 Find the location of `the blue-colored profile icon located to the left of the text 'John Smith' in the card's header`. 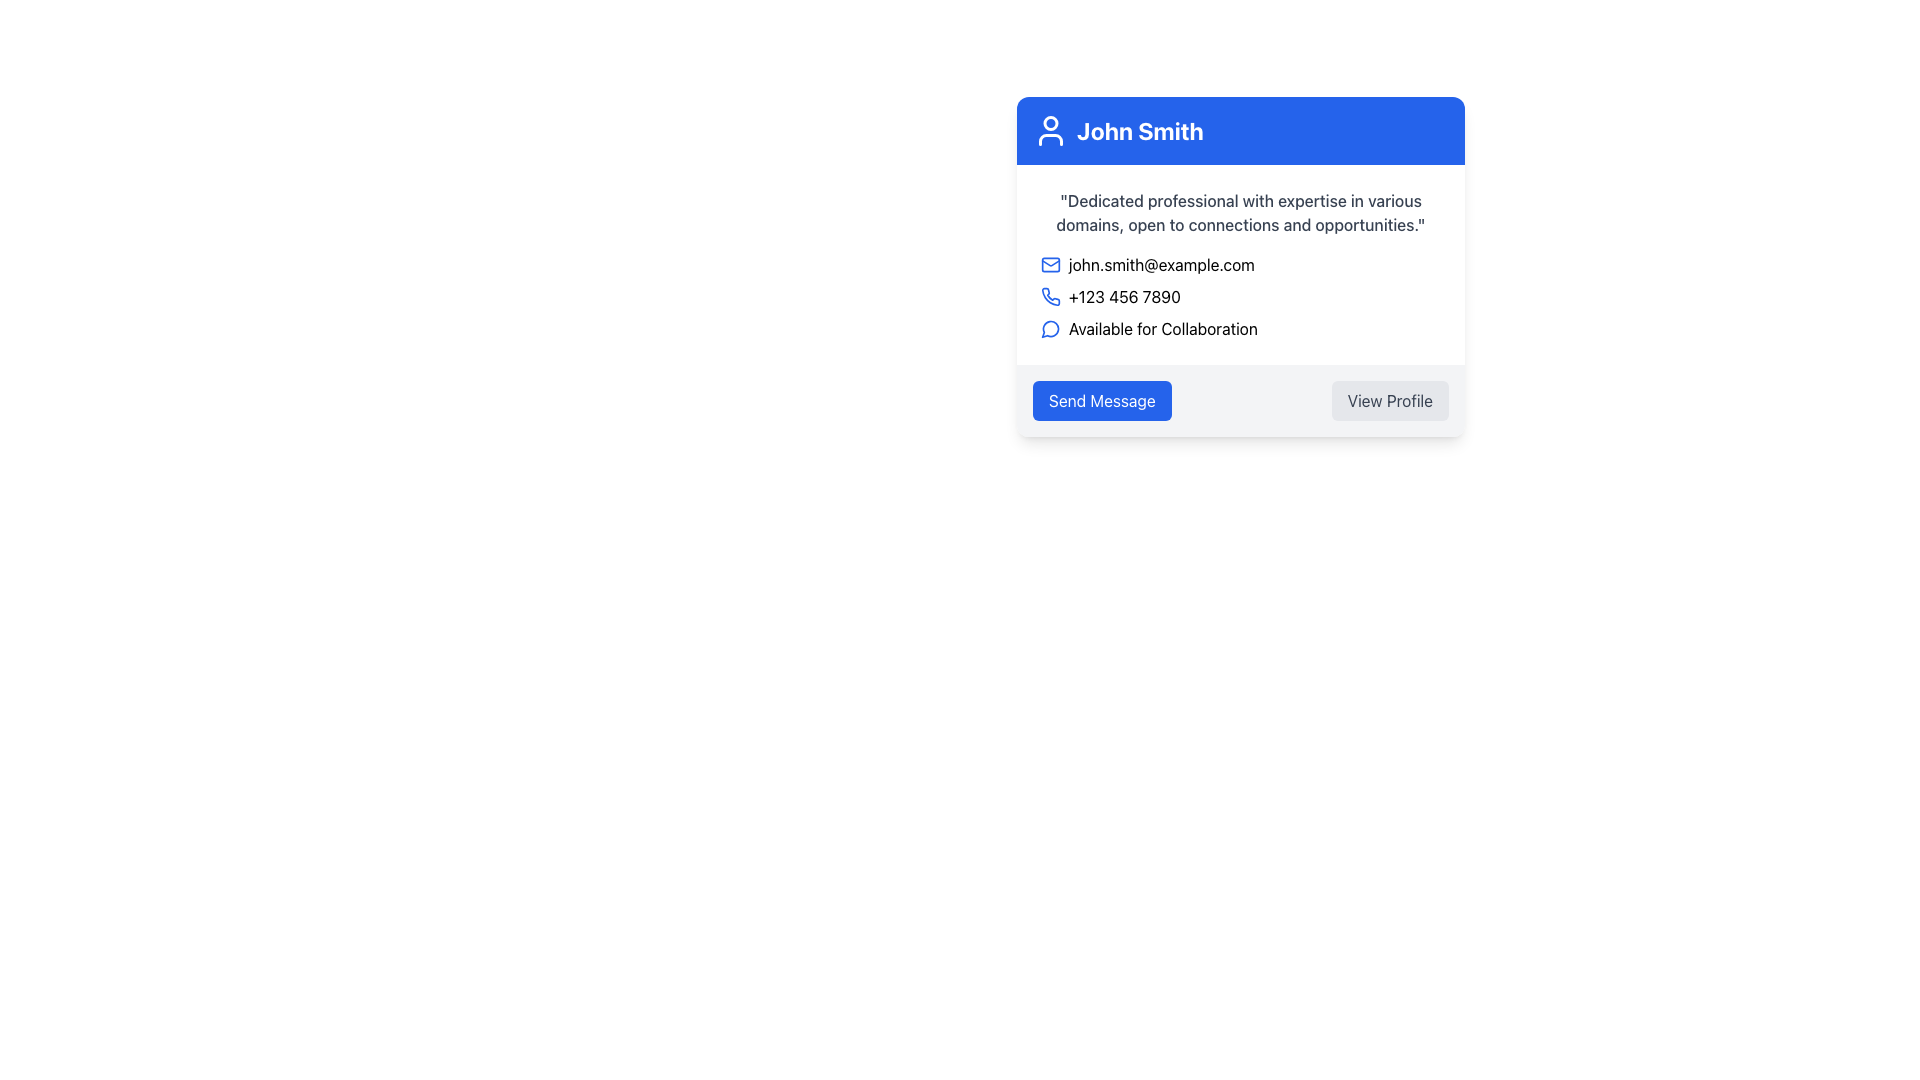

the blue-colored profile icon located to the left of the text 'John Smith' in the card's header is located at coordinates (1050, 131).